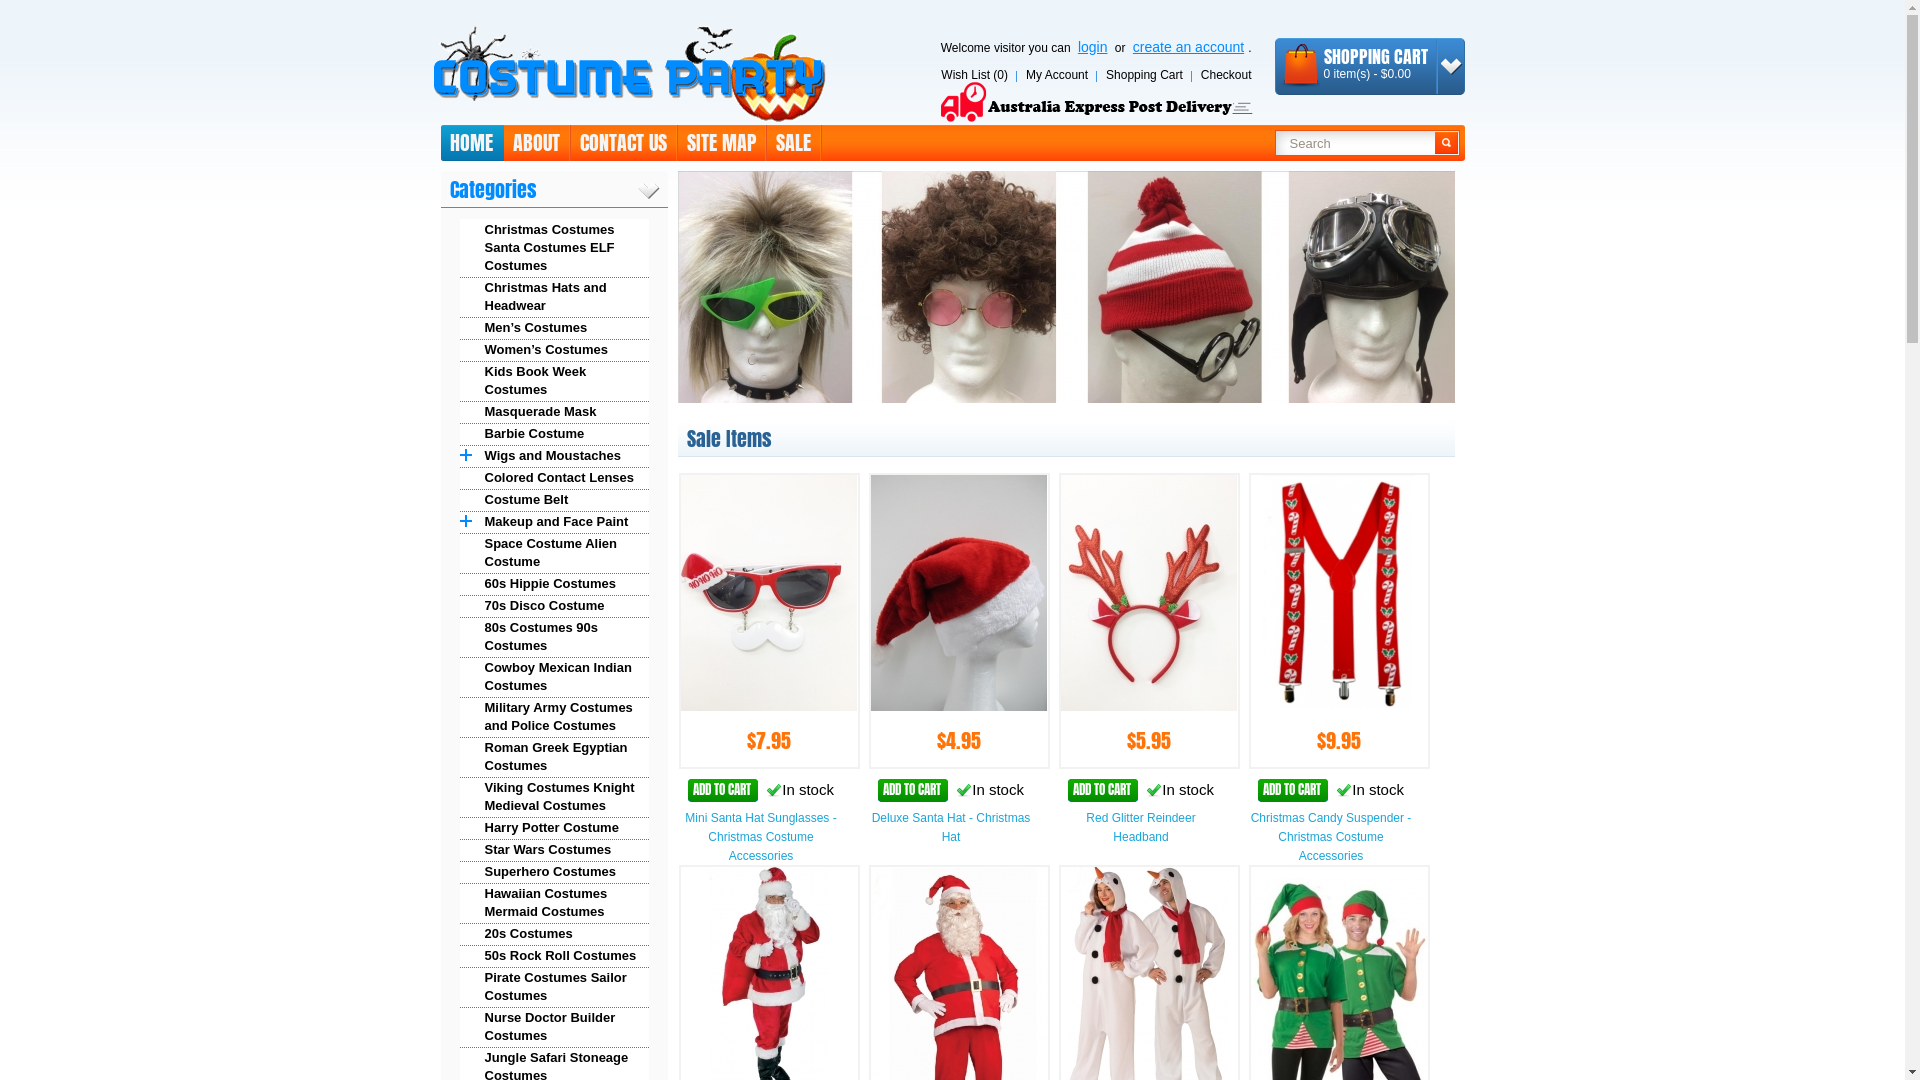 This screenshot has height=1080, width=1920. Describe the element at coordinates (1144, 74) in the screenshot. I see `'Shopping Cart'` at that location.